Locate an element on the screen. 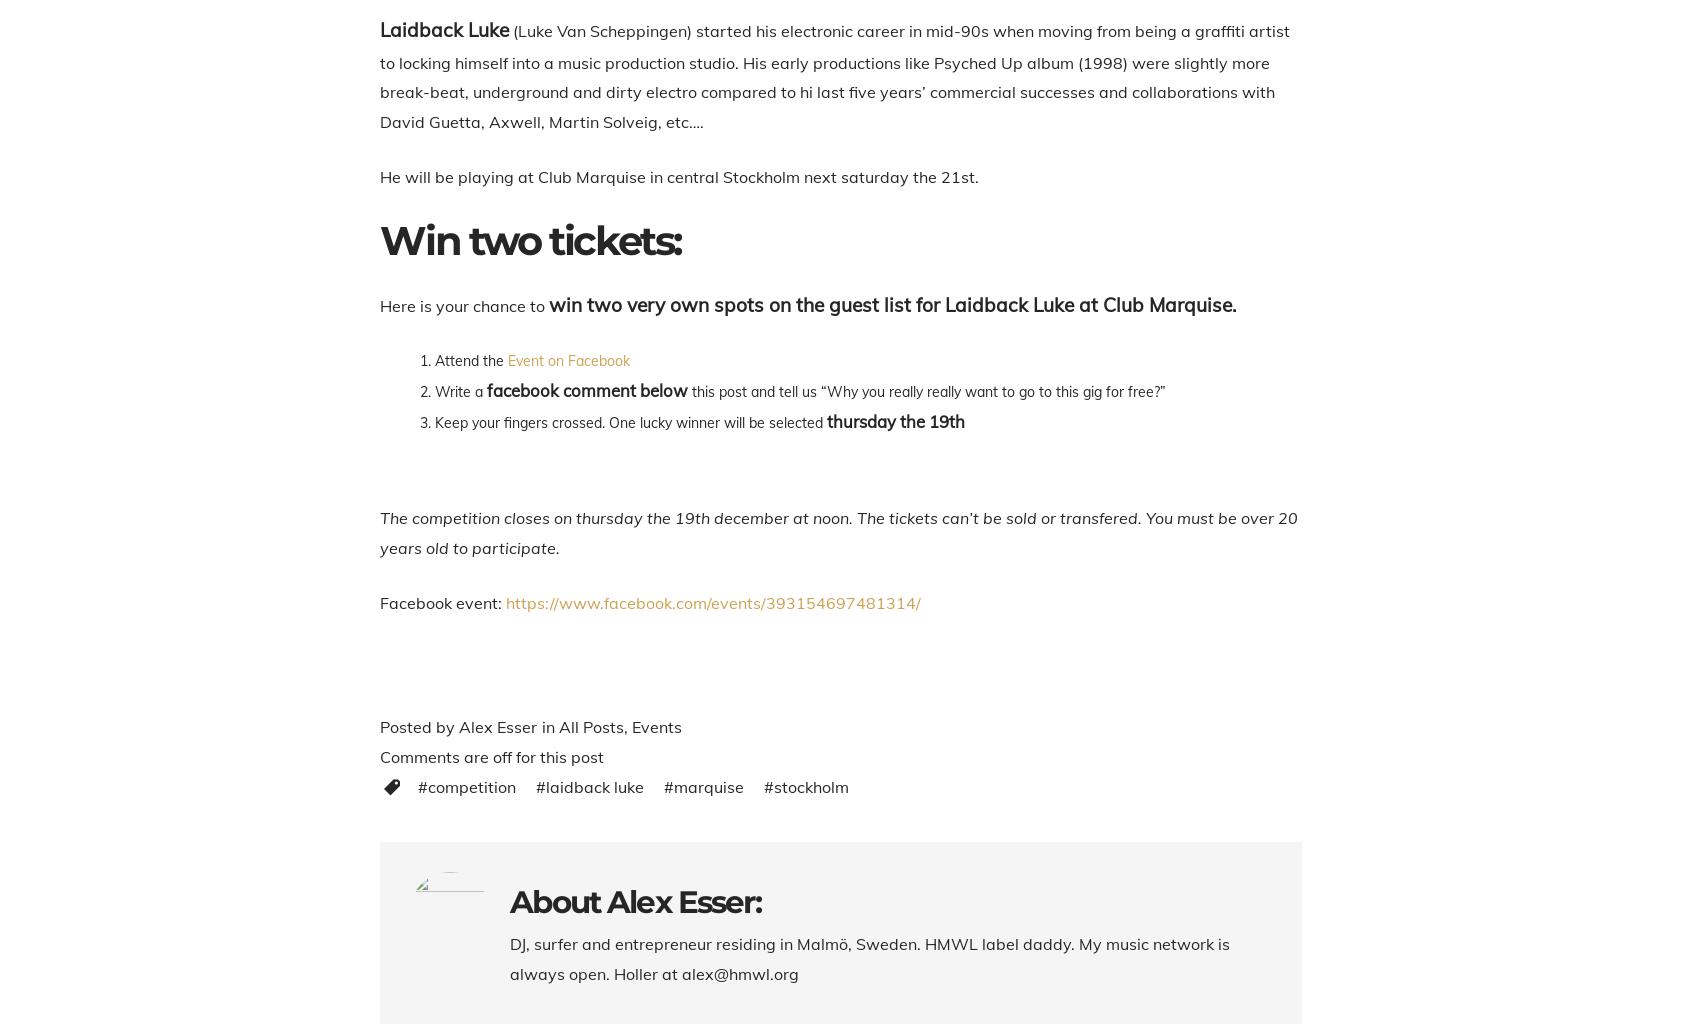 The height and width of the screenshot is (1024, 1682). 'DJ, surfer and entrepreneur residing in Malmö, Sweden. HMWL label daddy. My music network is always open. Holler at alex@hmwl.org' is located at coordinates (509, 958).